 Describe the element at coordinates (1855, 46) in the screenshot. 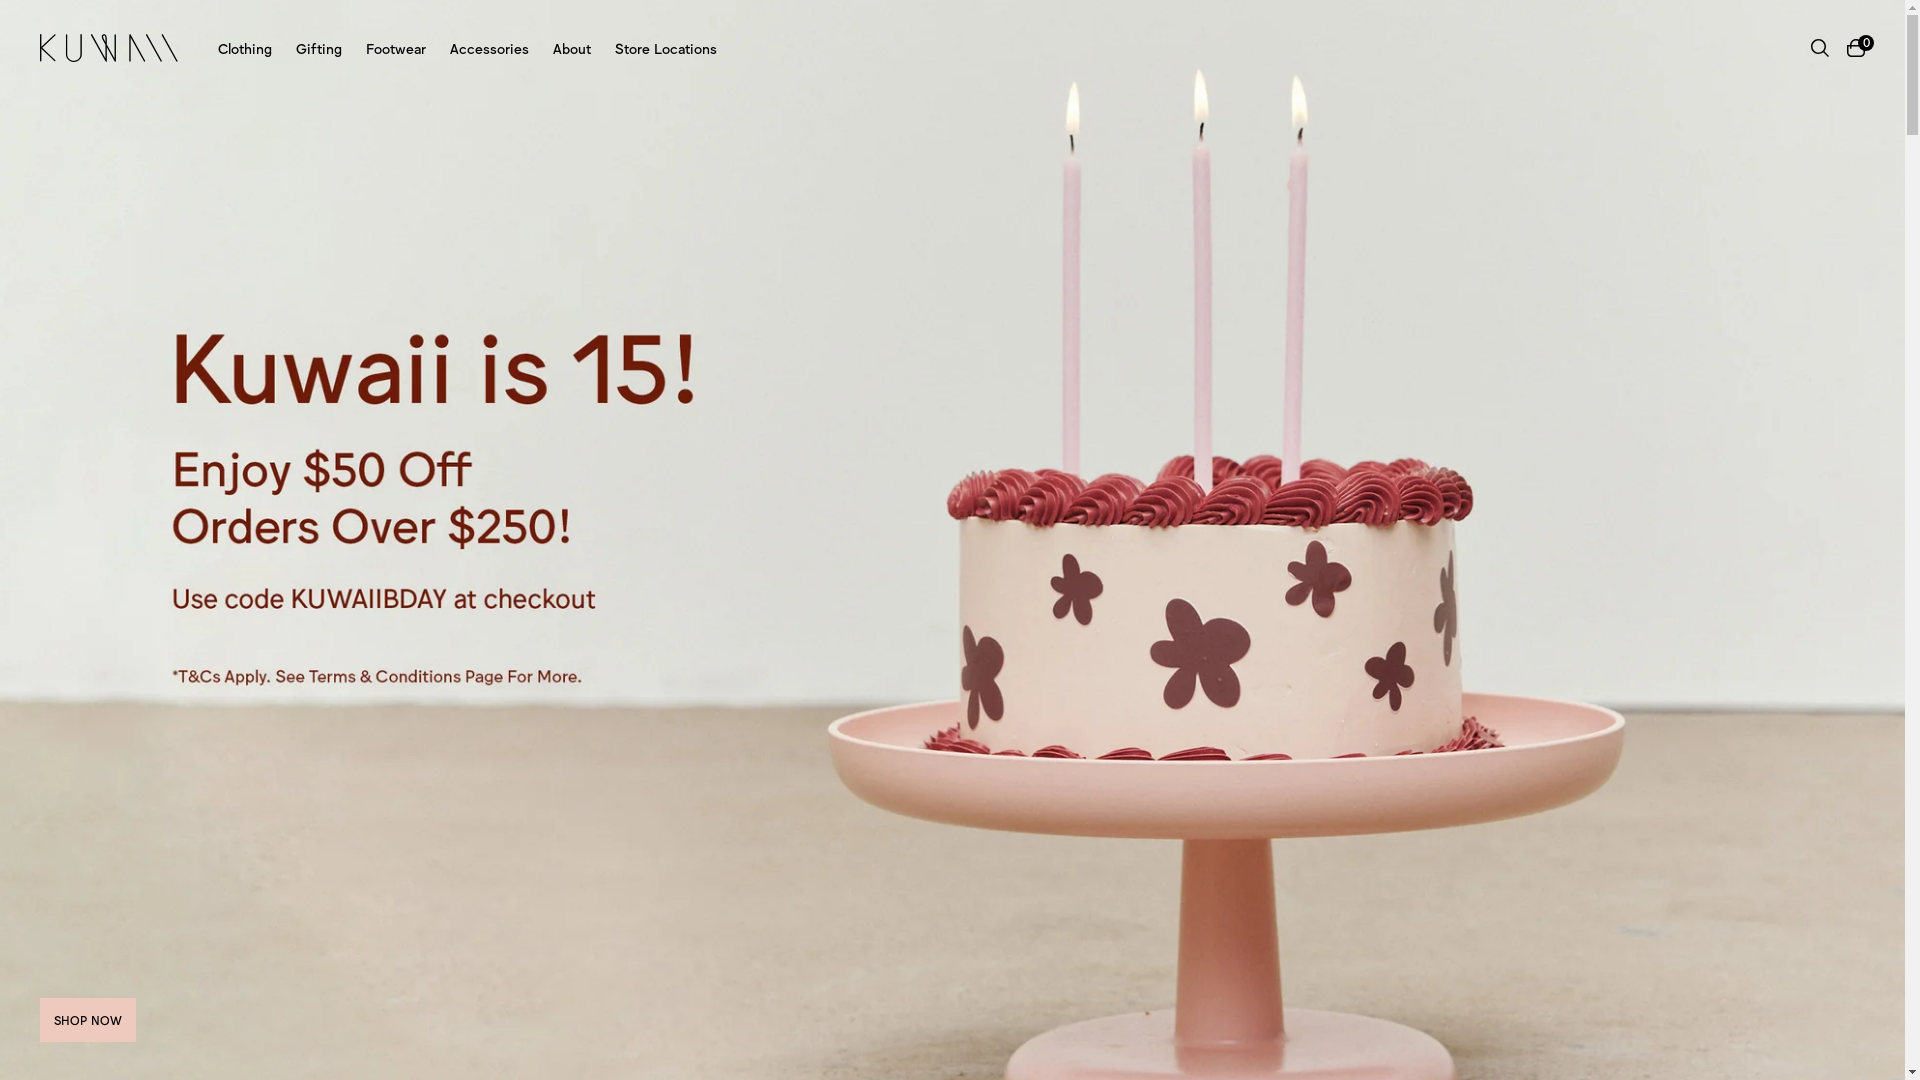

I see `'0'` at that location.